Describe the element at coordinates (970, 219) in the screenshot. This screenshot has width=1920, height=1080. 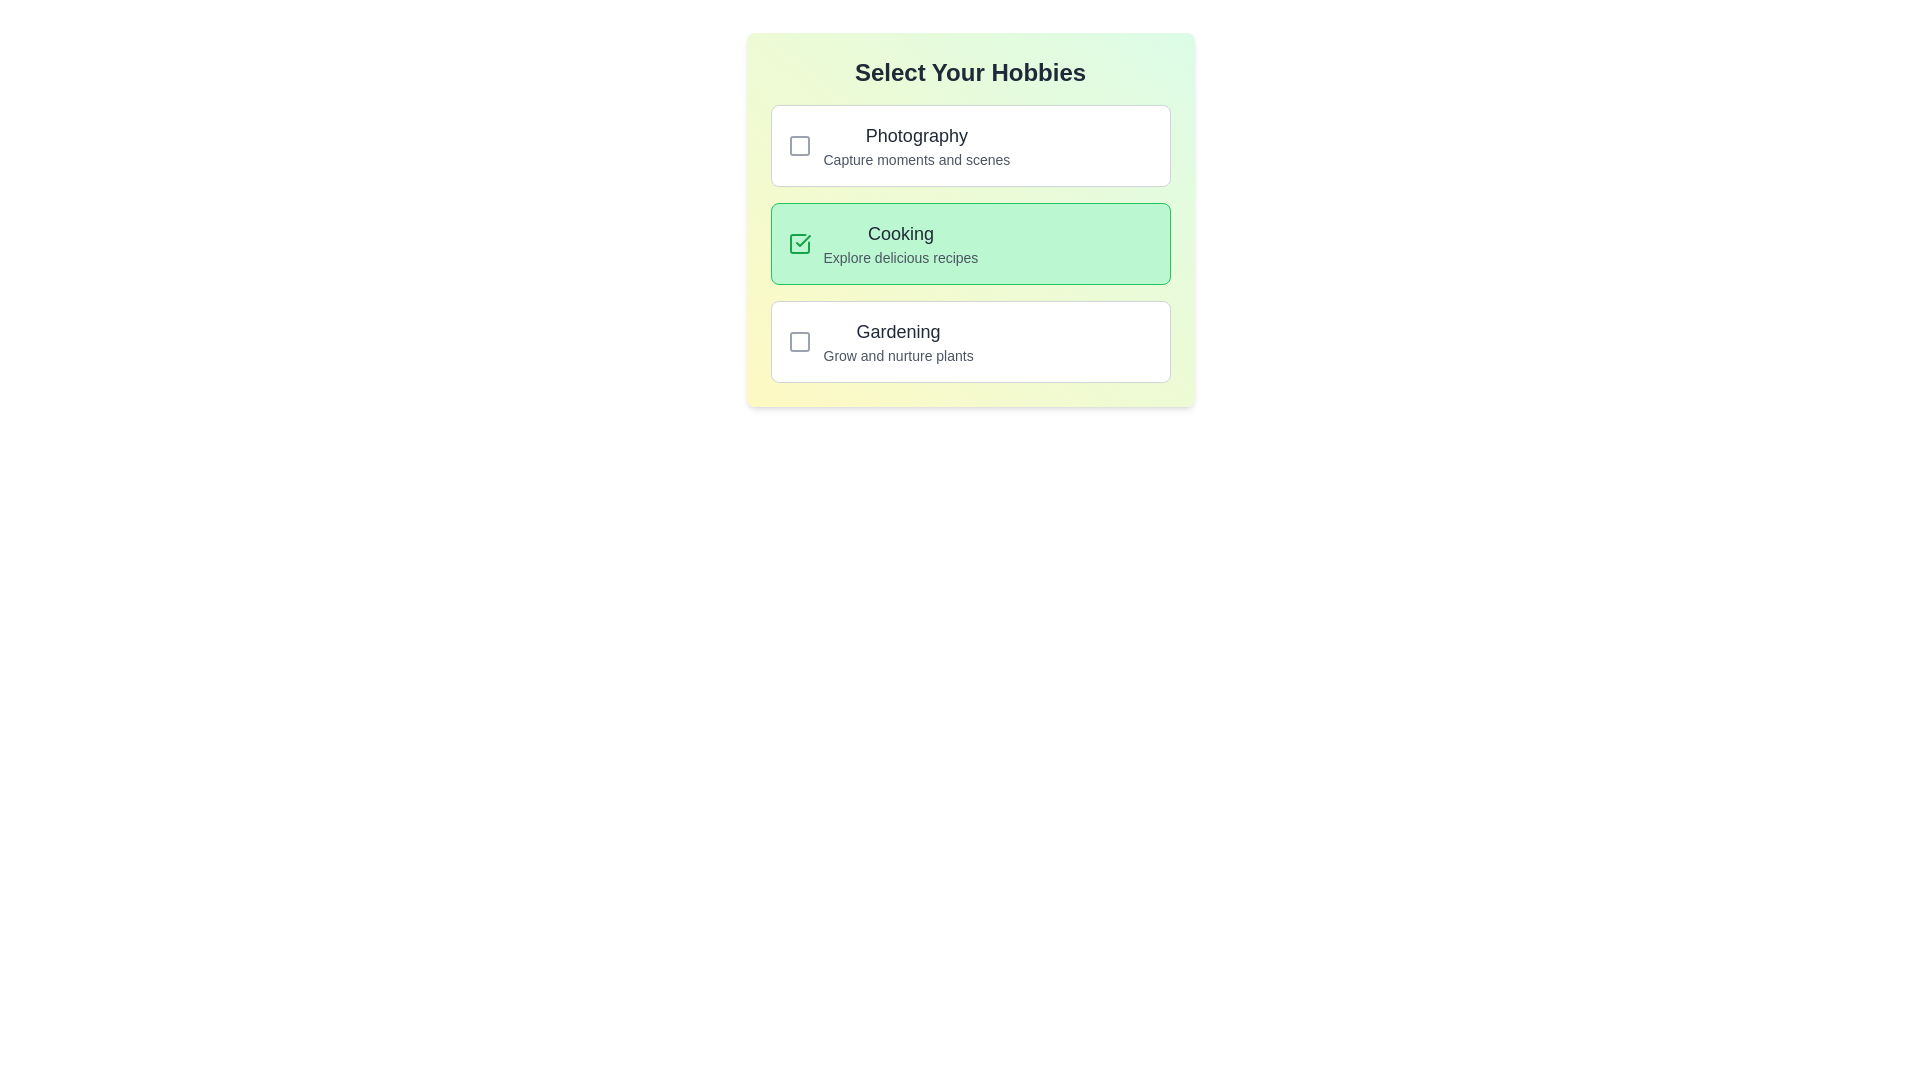
I see `the checkbox labeled 'Cooking'` at that location.